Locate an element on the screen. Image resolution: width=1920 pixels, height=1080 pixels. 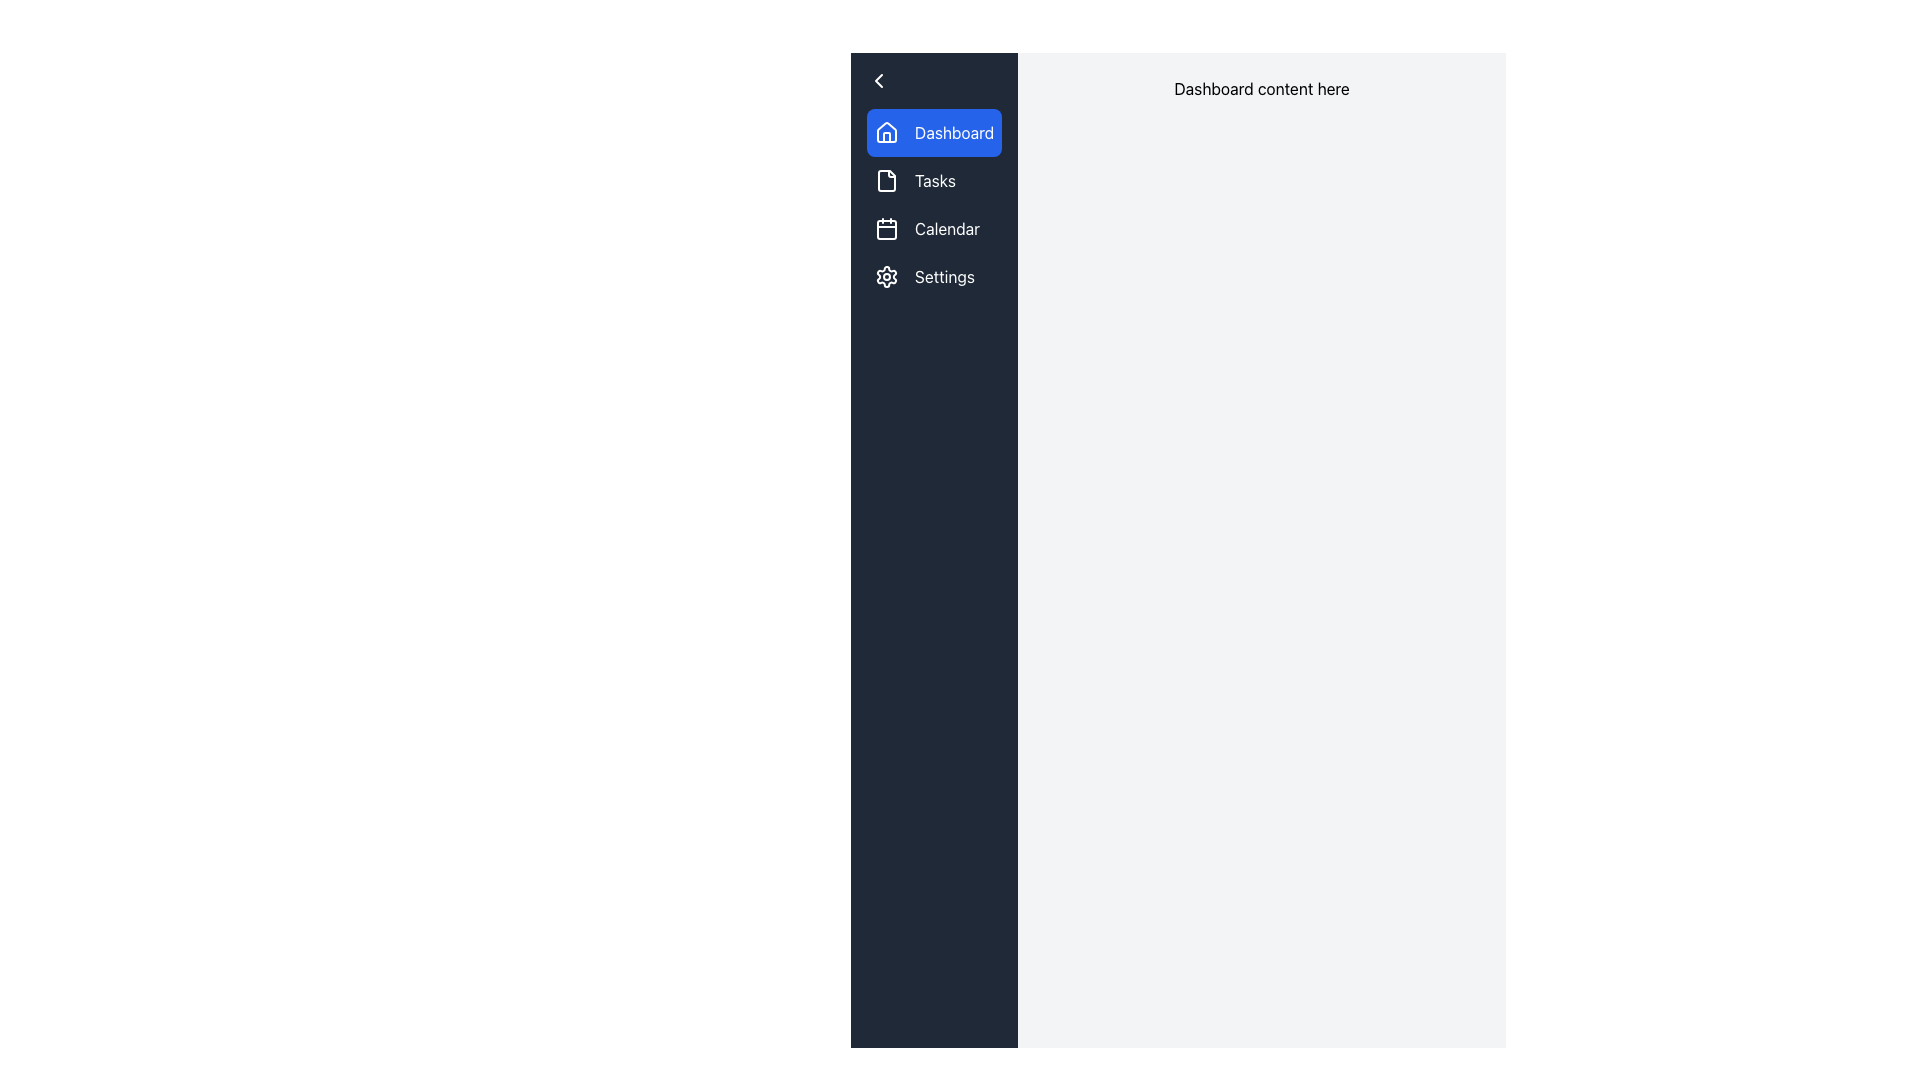
the 'Settings' button in the vertical sidebar menu is located at coordinates (933, 277).